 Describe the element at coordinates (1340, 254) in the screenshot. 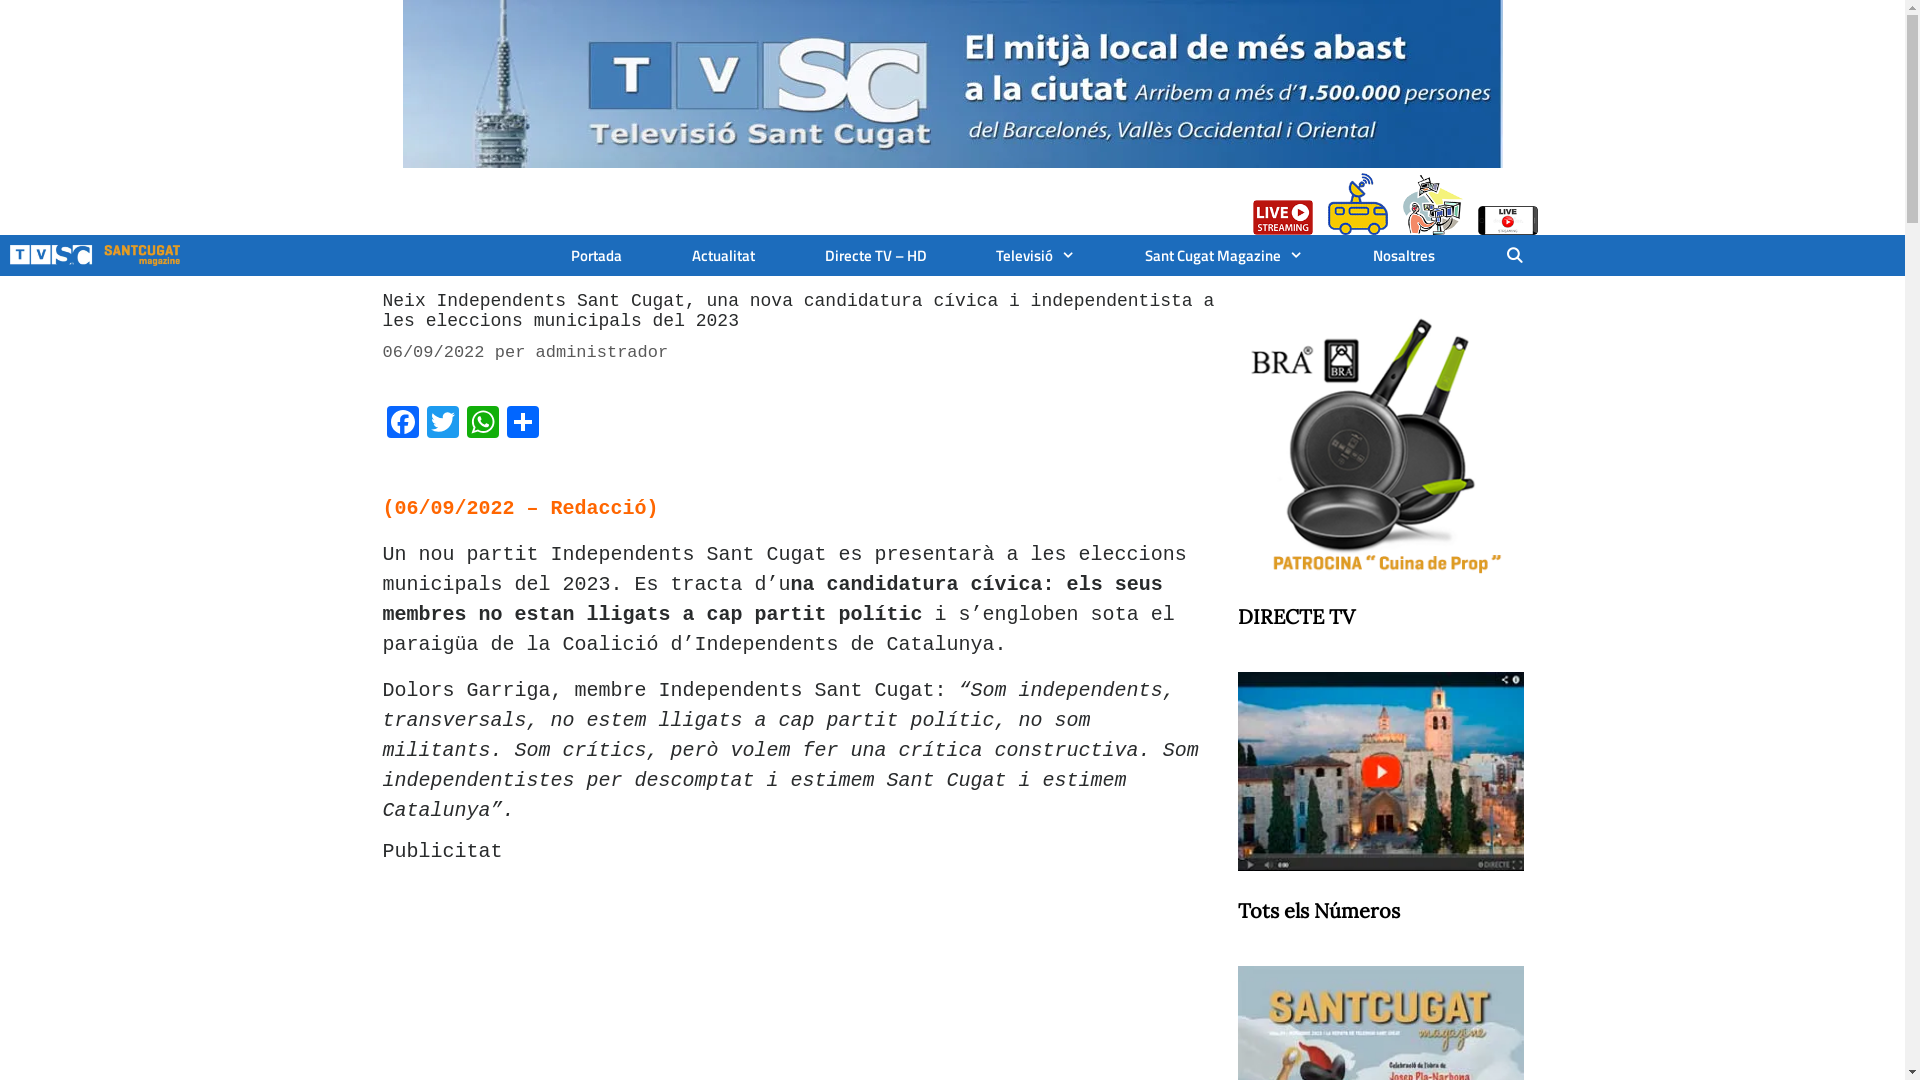

I see `'Nosaltres'` at that location.